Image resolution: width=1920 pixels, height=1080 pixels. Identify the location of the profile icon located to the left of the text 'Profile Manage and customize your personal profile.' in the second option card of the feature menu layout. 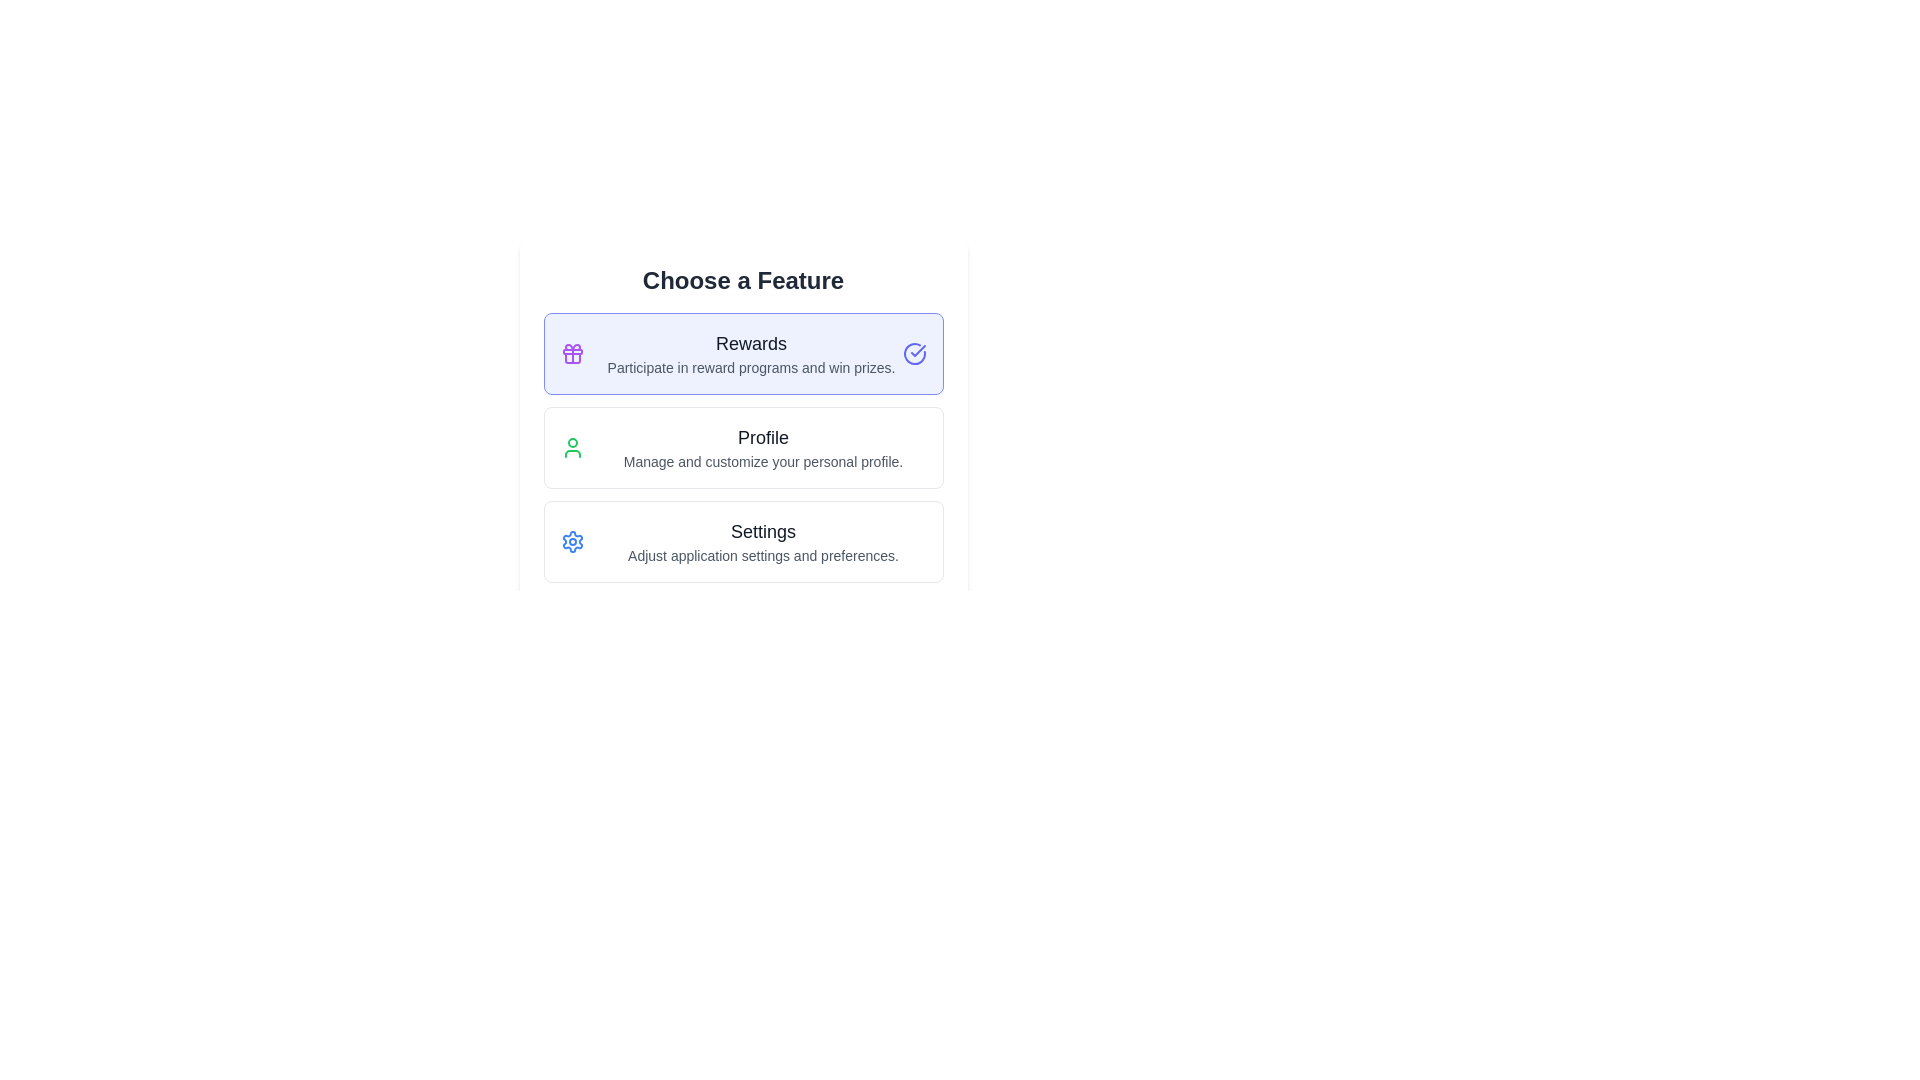
(571, 446).